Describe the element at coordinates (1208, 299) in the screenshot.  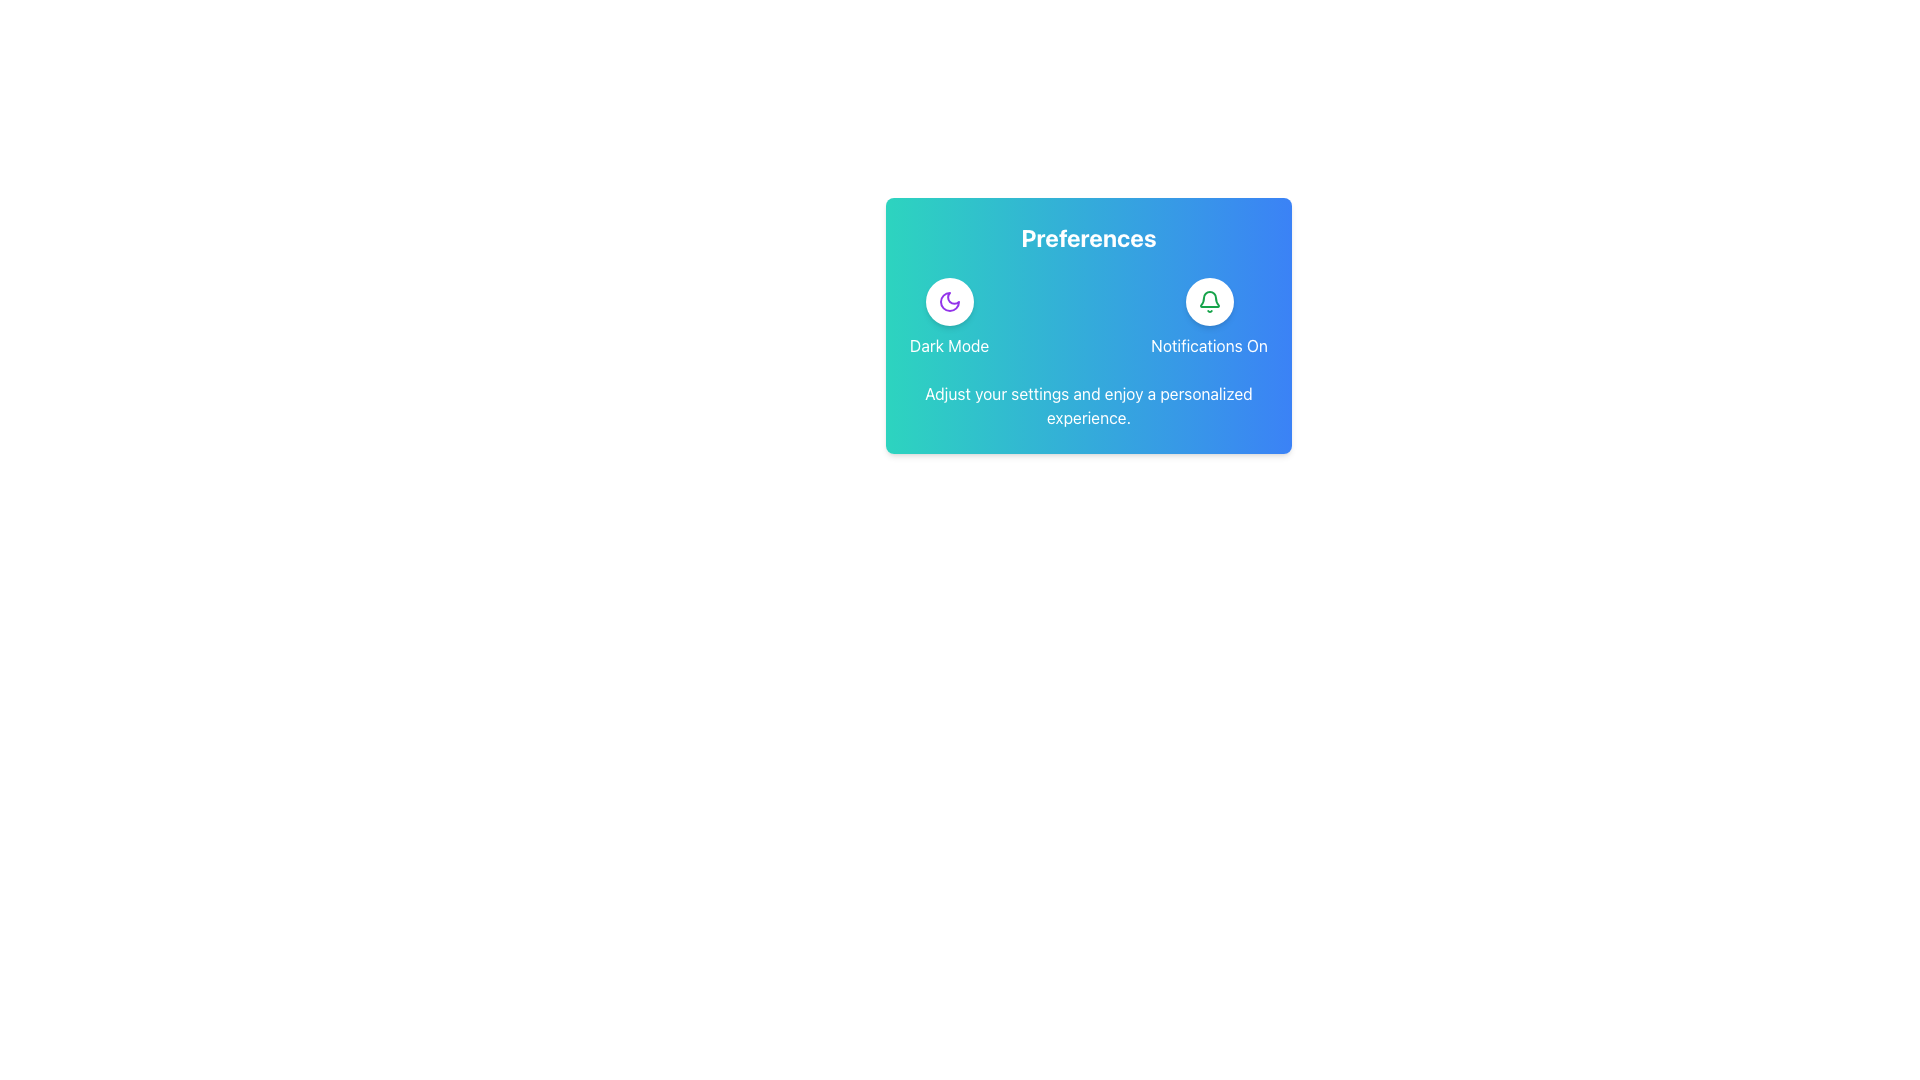
I see `the notifications icon located in the preferences section, to the right of 'Dark Mode'` at that location.